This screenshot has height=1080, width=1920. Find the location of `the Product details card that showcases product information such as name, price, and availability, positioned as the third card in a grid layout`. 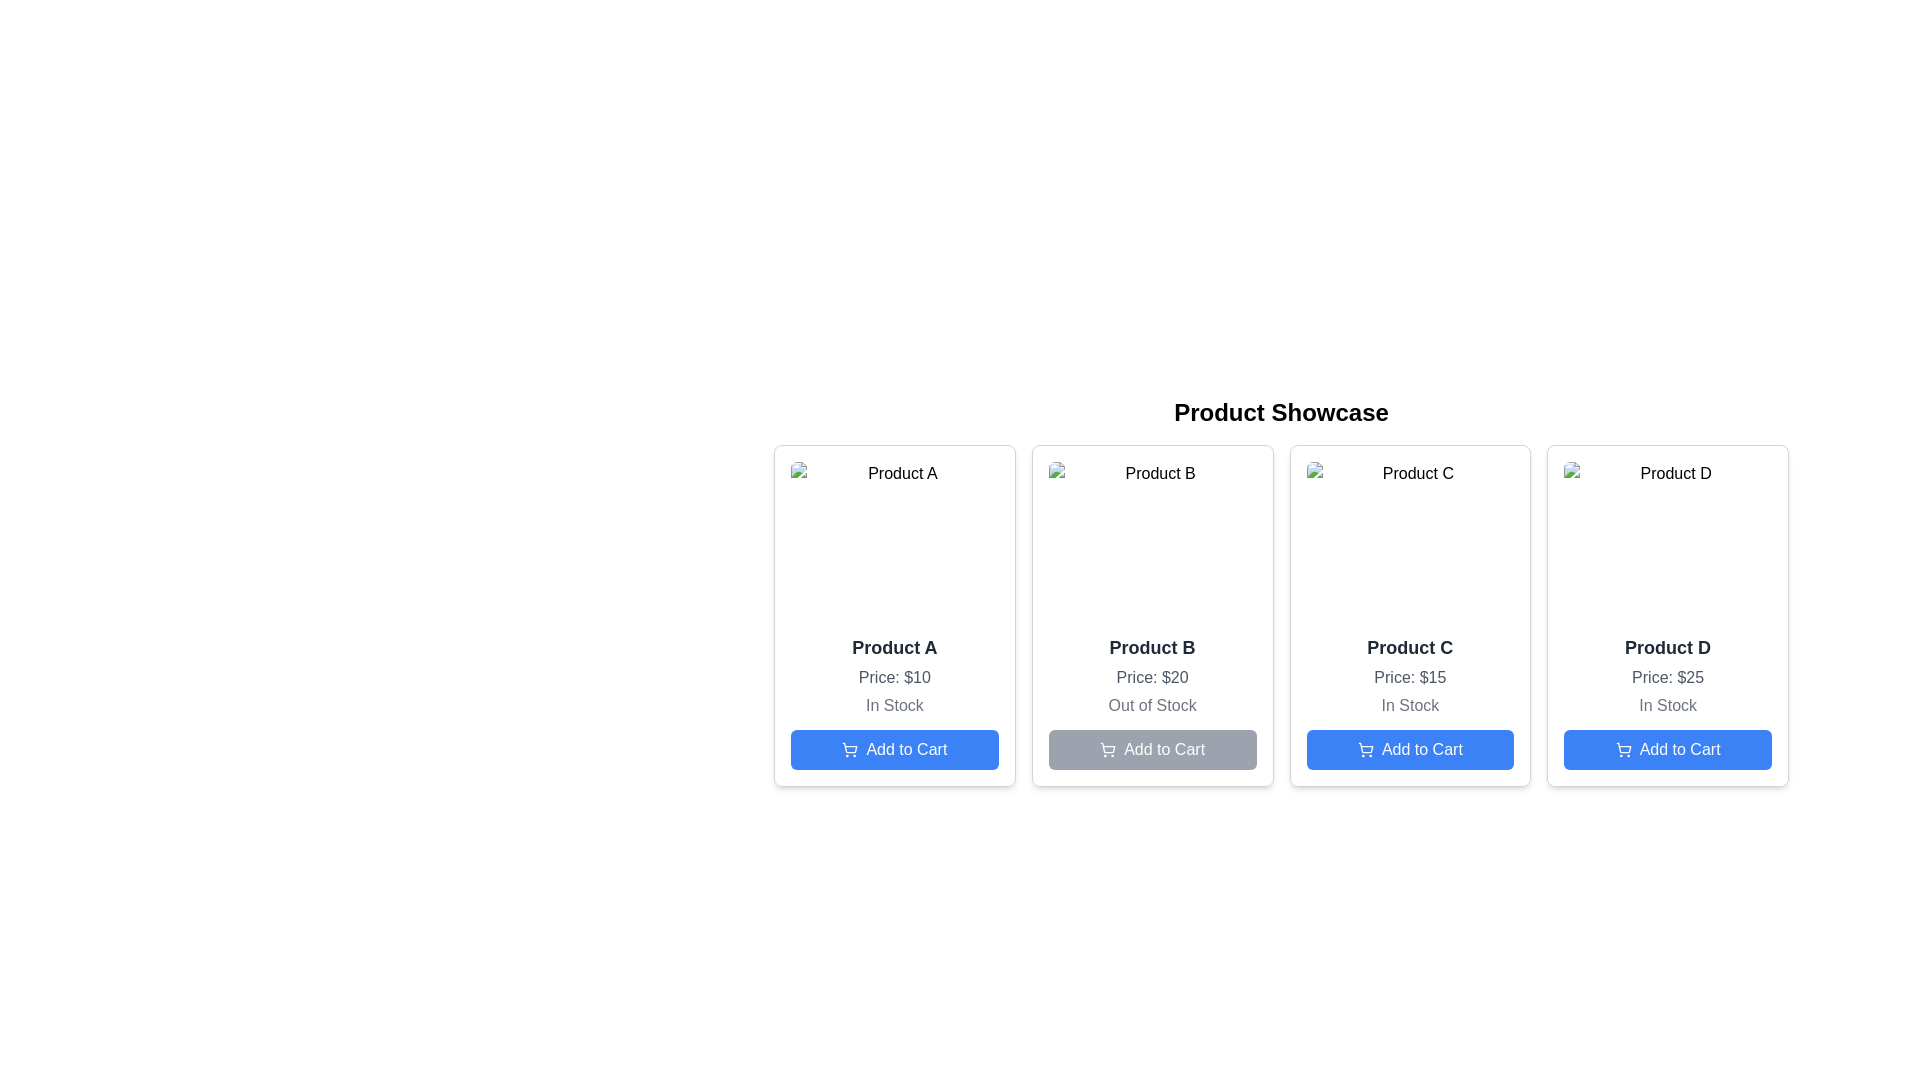

the Product details card that showcases product information such as name, price, and availability, positioned as the third card in a grid layout is located at coordinates (1409, 615).